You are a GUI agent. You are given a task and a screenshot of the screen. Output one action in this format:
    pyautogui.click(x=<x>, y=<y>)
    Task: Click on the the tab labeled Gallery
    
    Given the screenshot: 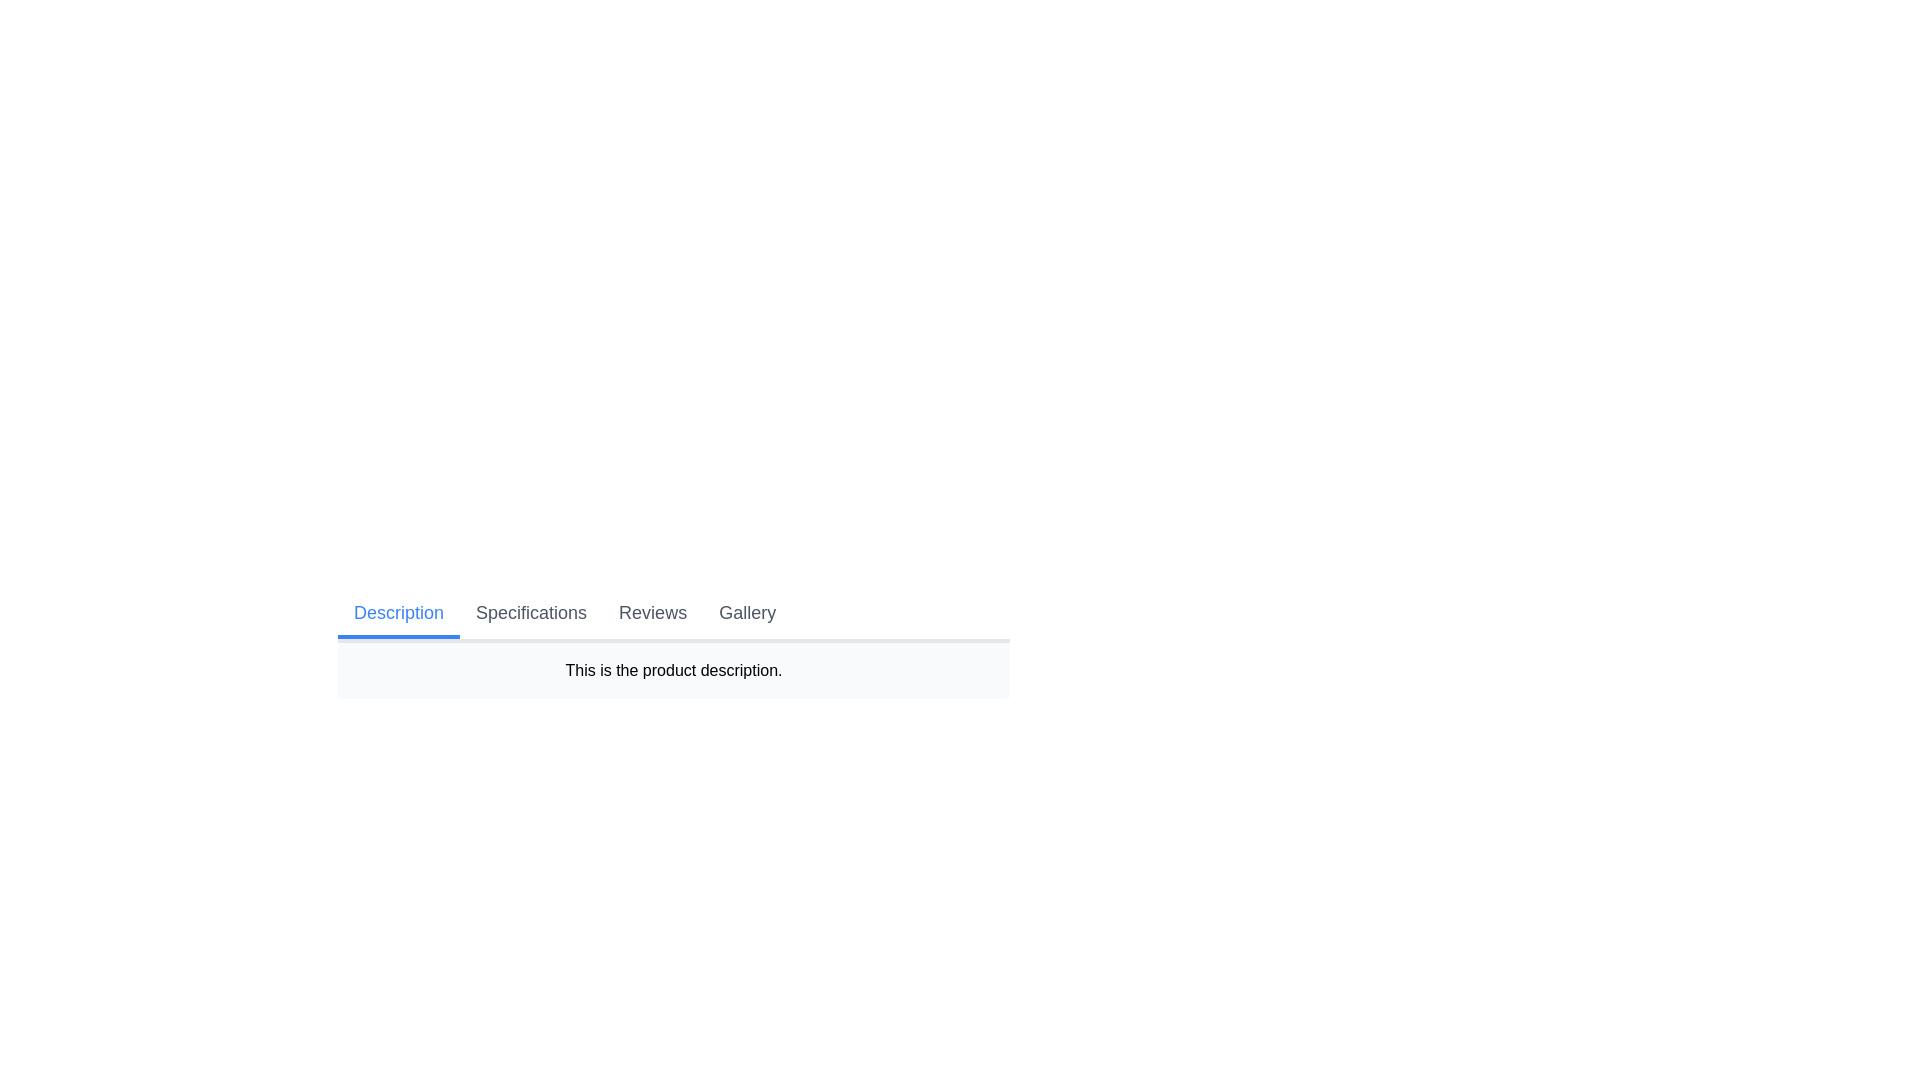 What is the action you would take?
    pyautogui.click(x=746, y=613)
    